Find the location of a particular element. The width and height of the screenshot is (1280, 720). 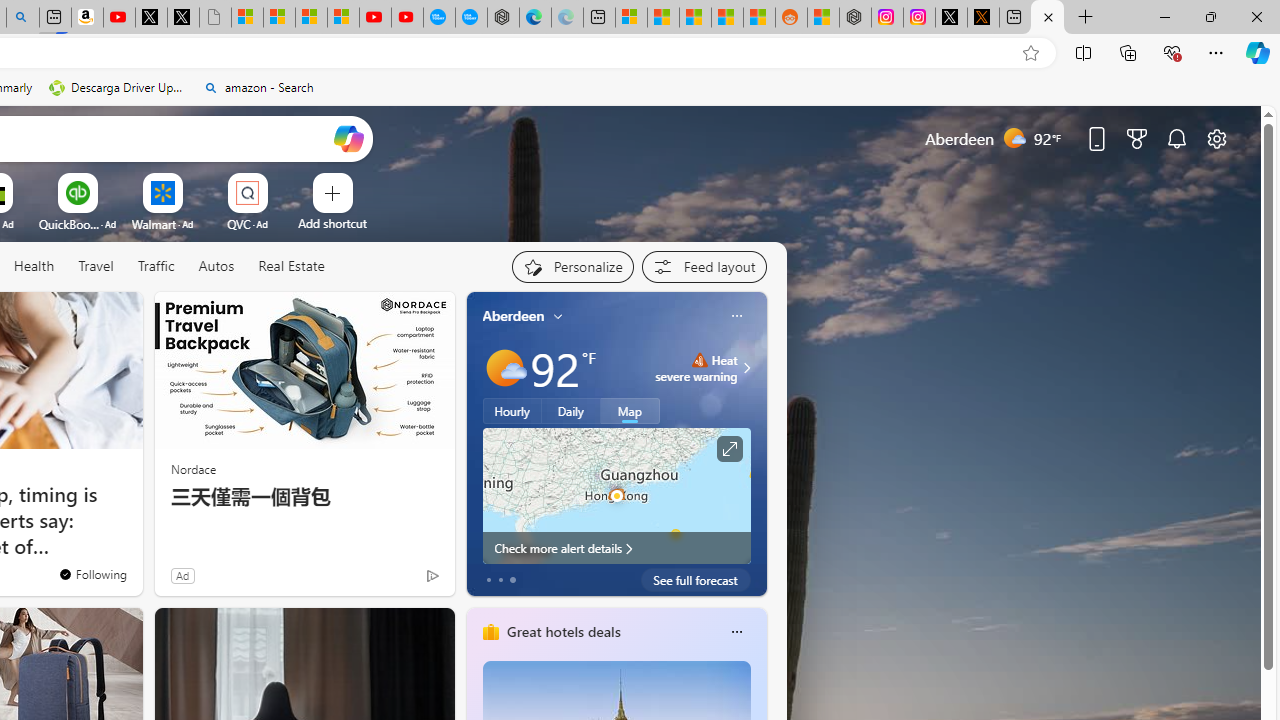

'Travel' is located at coordinates (95, 266).